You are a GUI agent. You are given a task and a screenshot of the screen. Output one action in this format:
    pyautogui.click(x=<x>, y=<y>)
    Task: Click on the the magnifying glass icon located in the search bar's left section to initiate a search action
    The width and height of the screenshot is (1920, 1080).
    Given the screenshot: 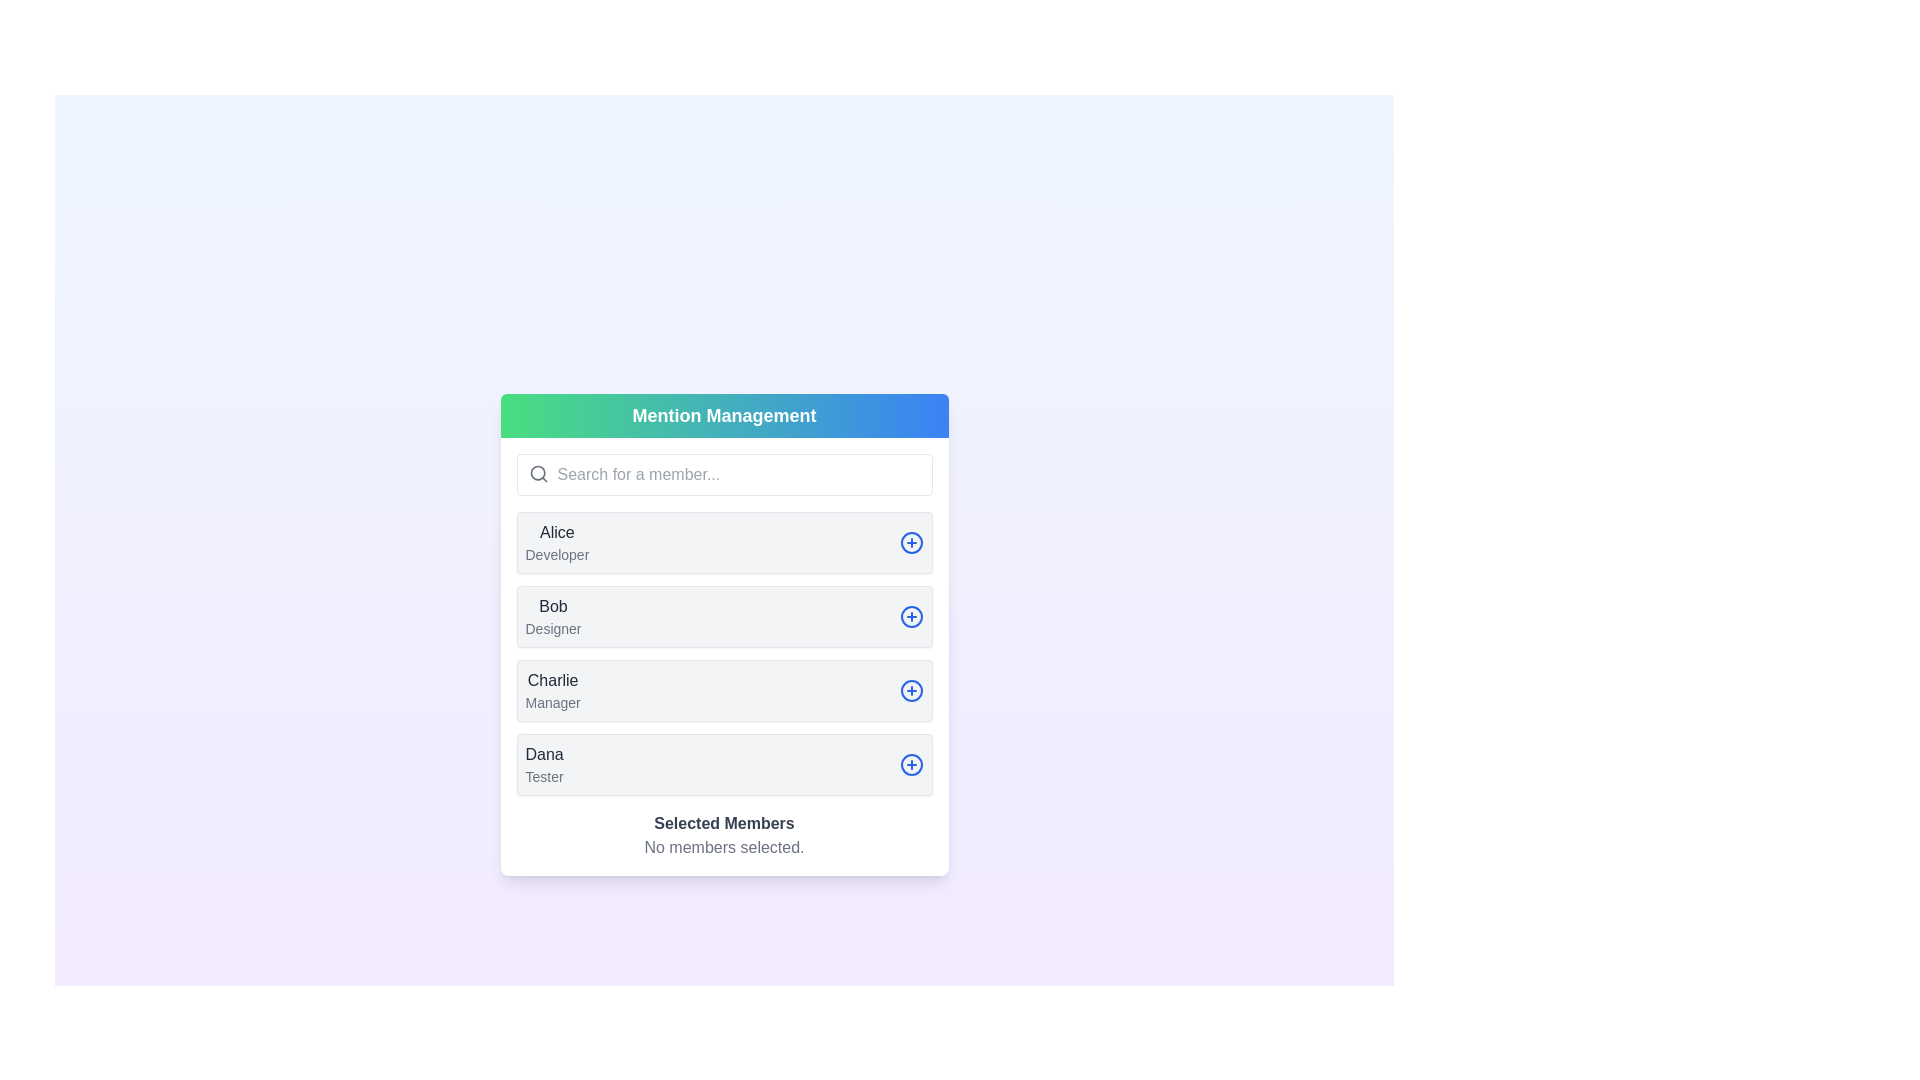 What is the action you would take?
    pyautogui.click(x=538, y=474)
    